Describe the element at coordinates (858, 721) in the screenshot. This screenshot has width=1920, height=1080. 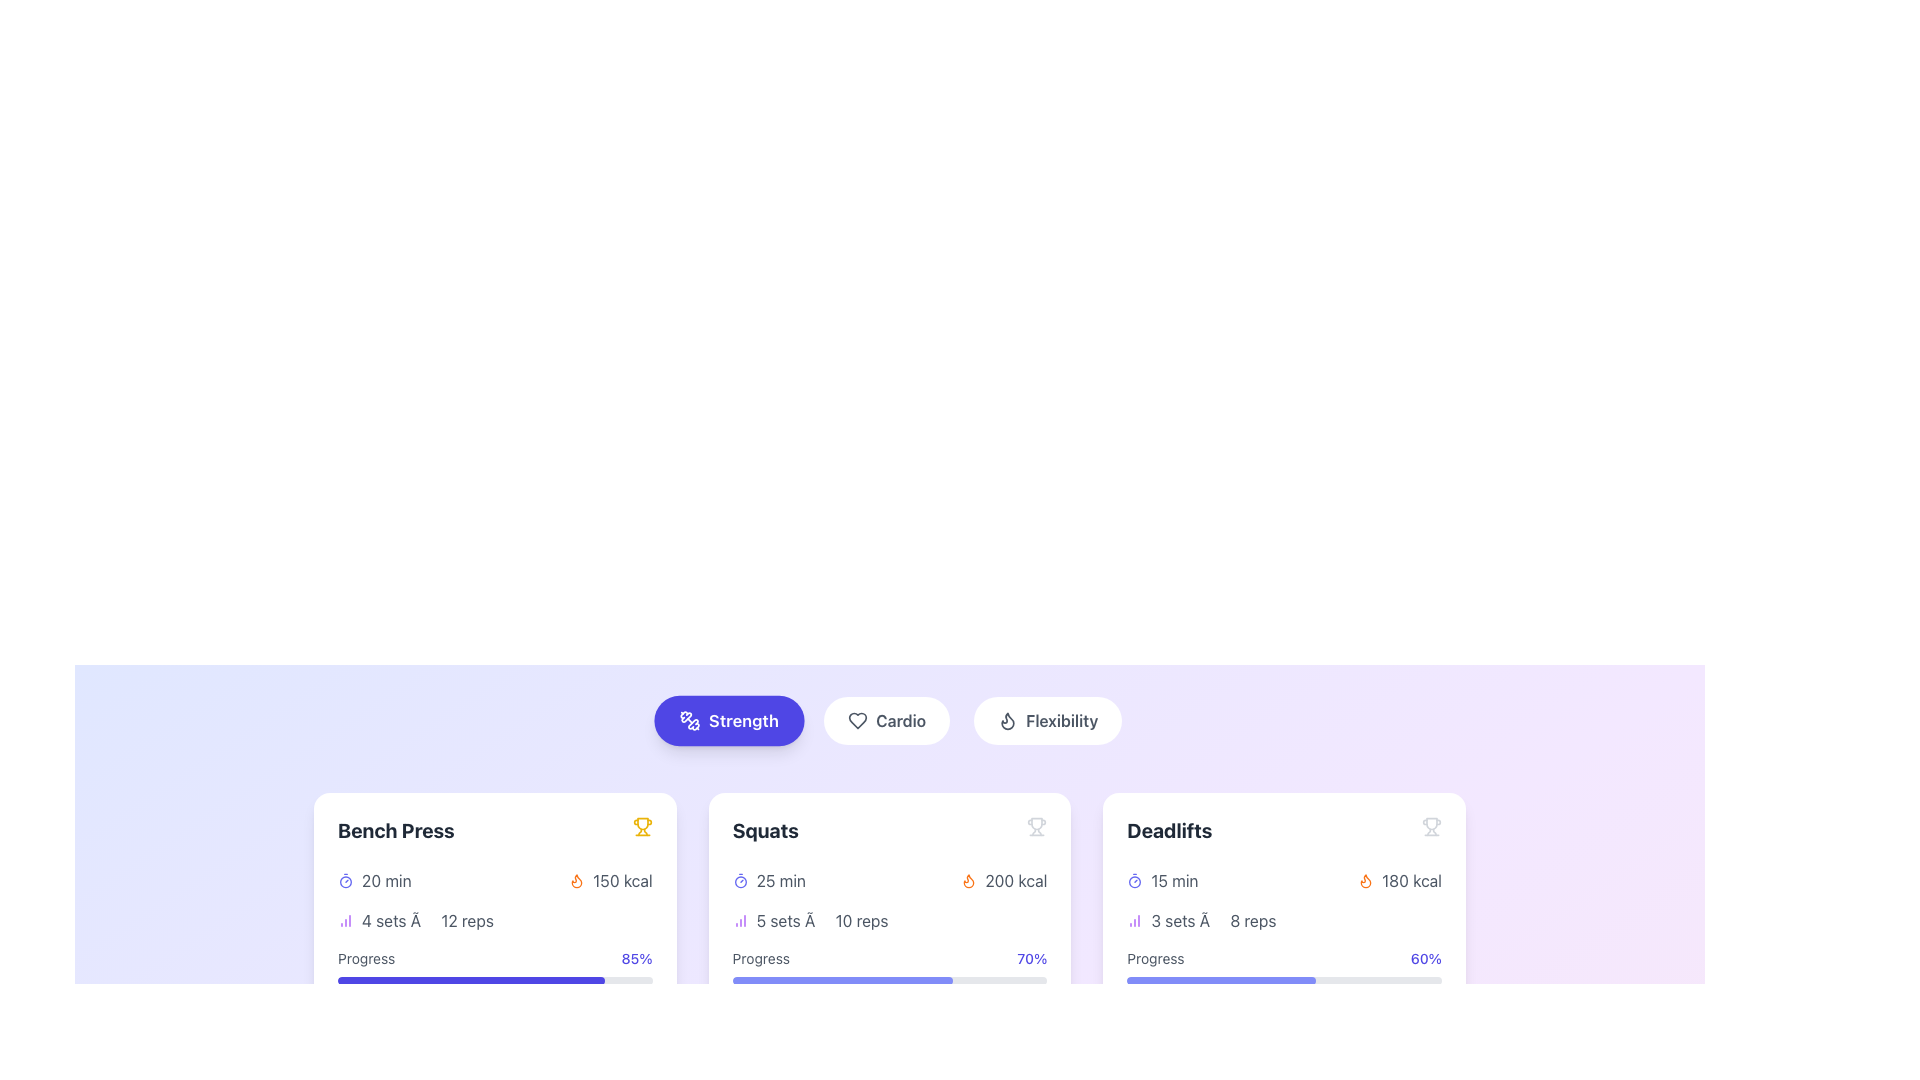
I see `the 'Cardio' icon, which is located on the left side of the 'Cardio' button among the three buttons labeled 'Strength', 'Cardio', and 'Flexibility'` at that location.